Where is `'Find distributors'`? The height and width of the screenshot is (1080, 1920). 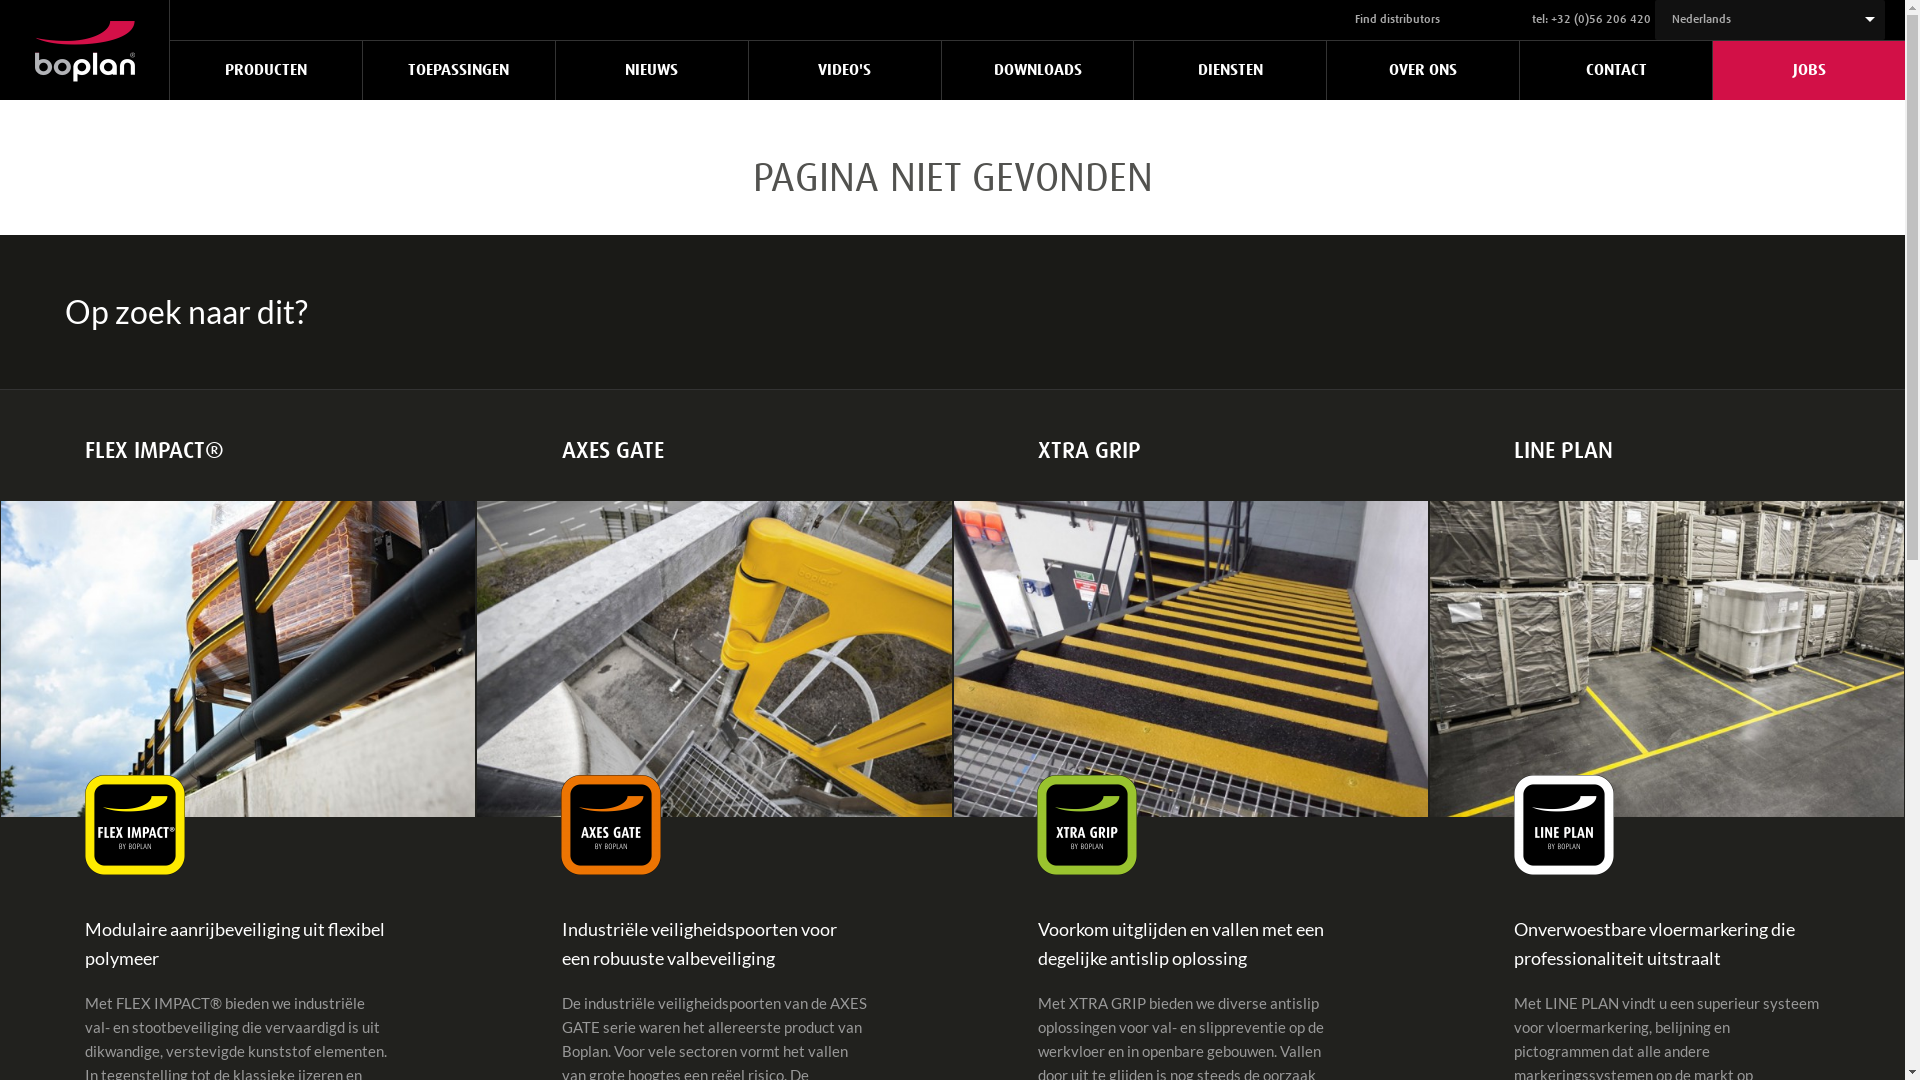 'Find distributors' is located at coordinates (1396, 19).